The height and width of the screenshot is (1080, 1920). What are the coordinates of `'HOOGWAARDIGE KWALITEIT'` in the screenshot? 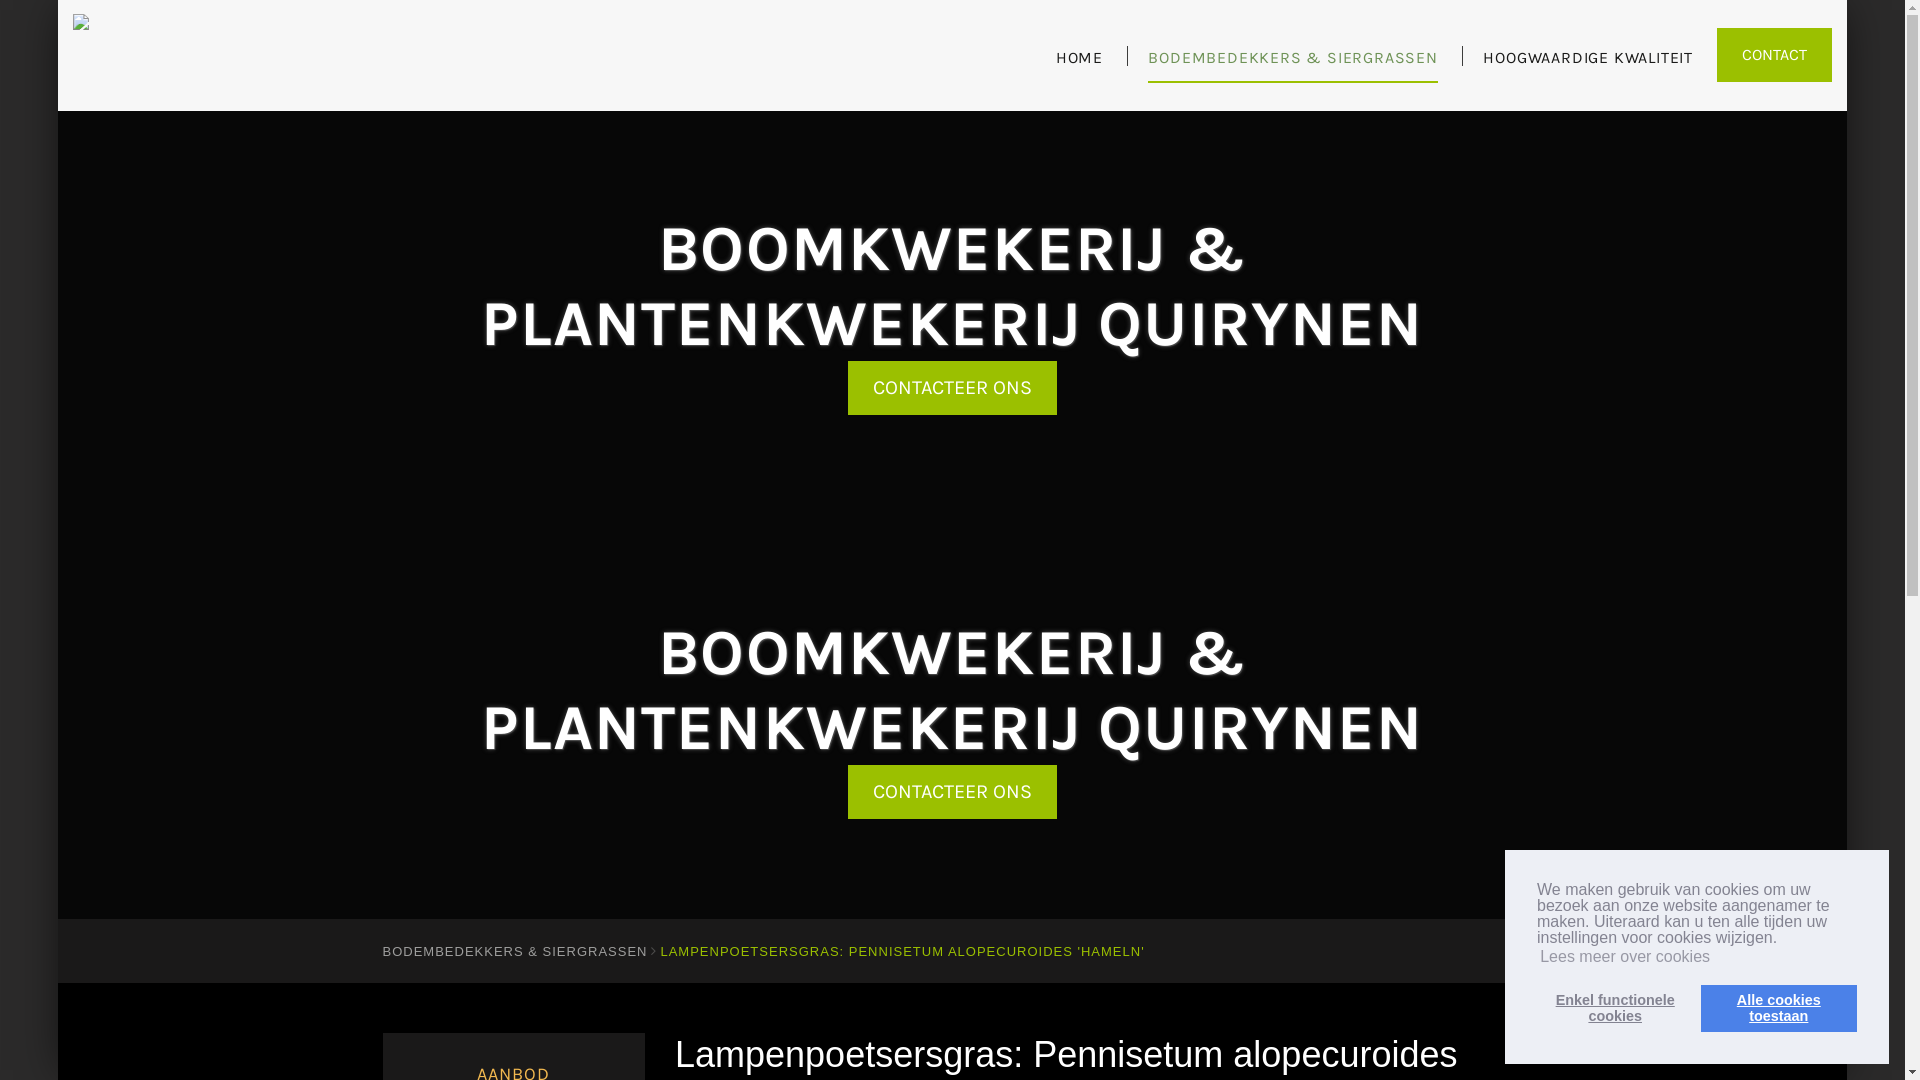 It's located at (1587, 64).